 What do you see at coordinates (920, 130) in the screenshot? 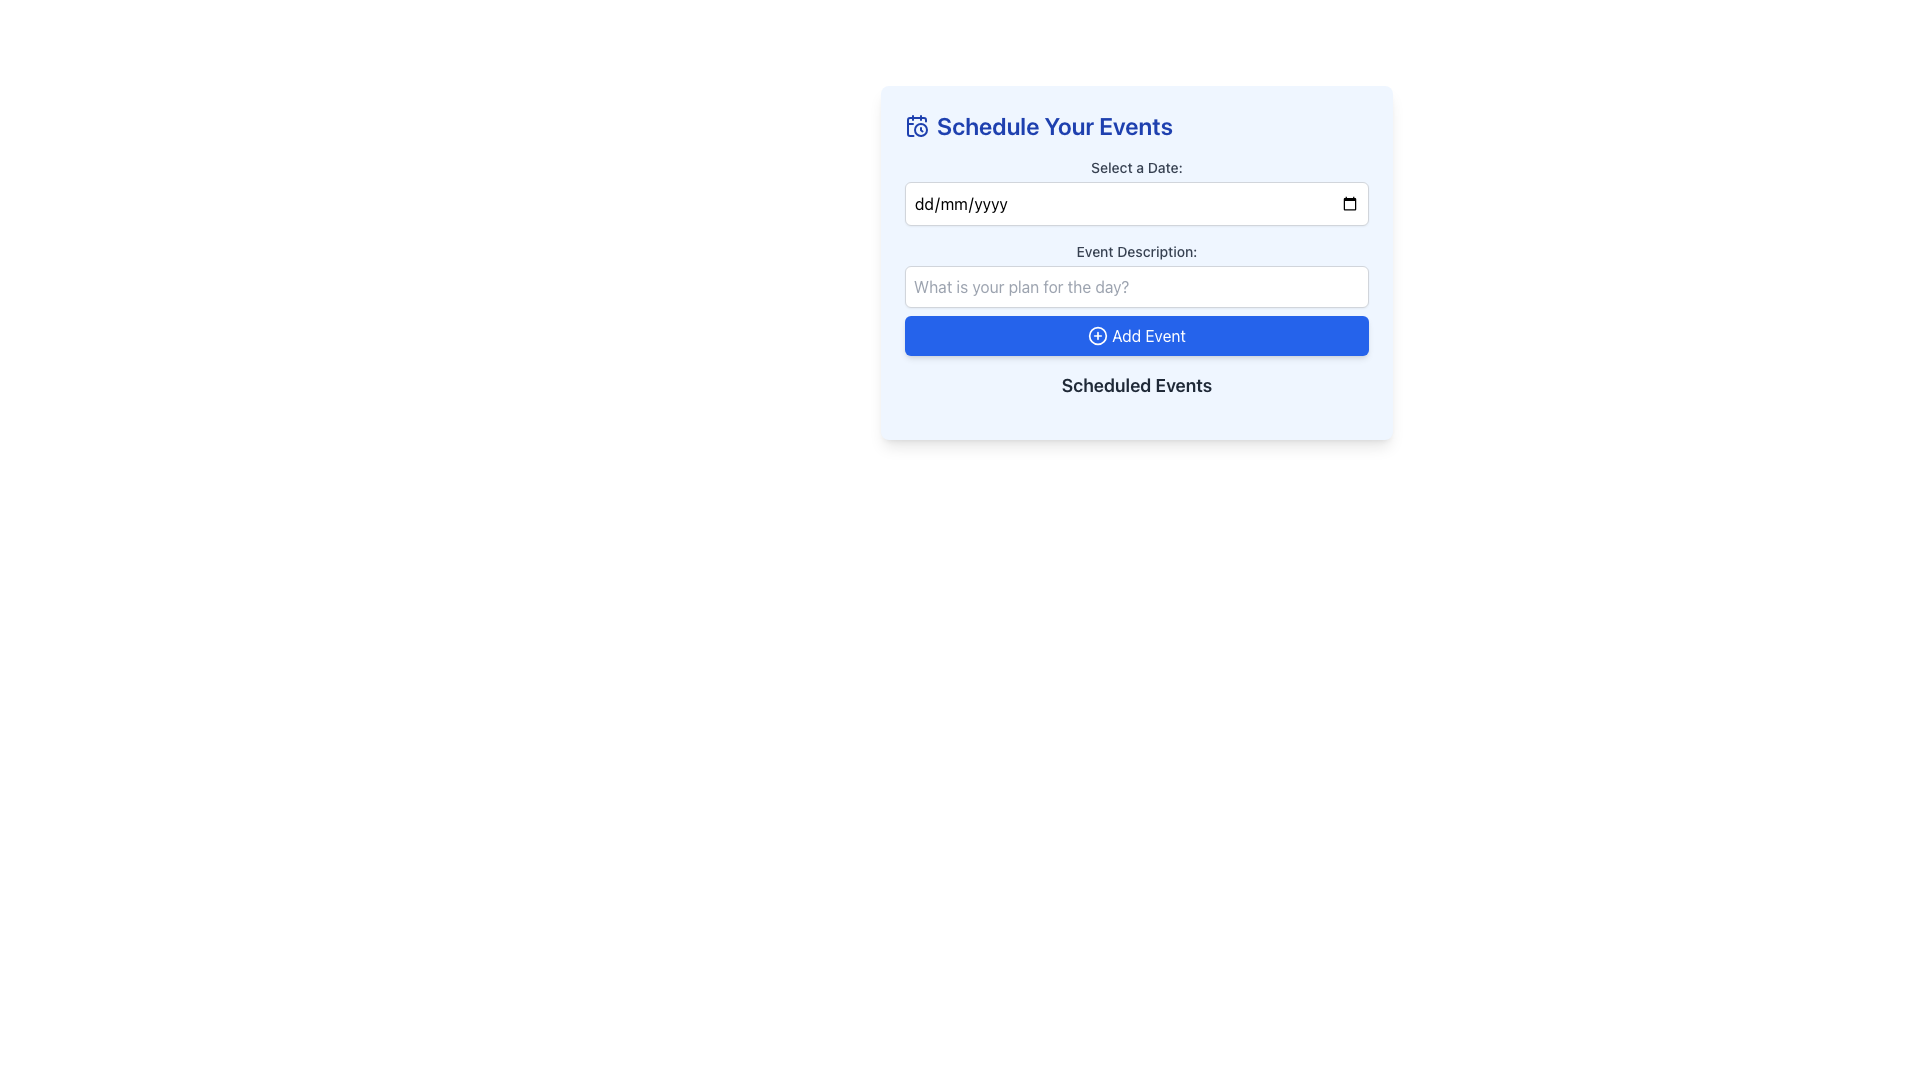
I see `the small circular SVG Circle representing a clock face within the calendar icon located to the left of the header text 'Schedule Your Events'` at bounding box center [920, 130].